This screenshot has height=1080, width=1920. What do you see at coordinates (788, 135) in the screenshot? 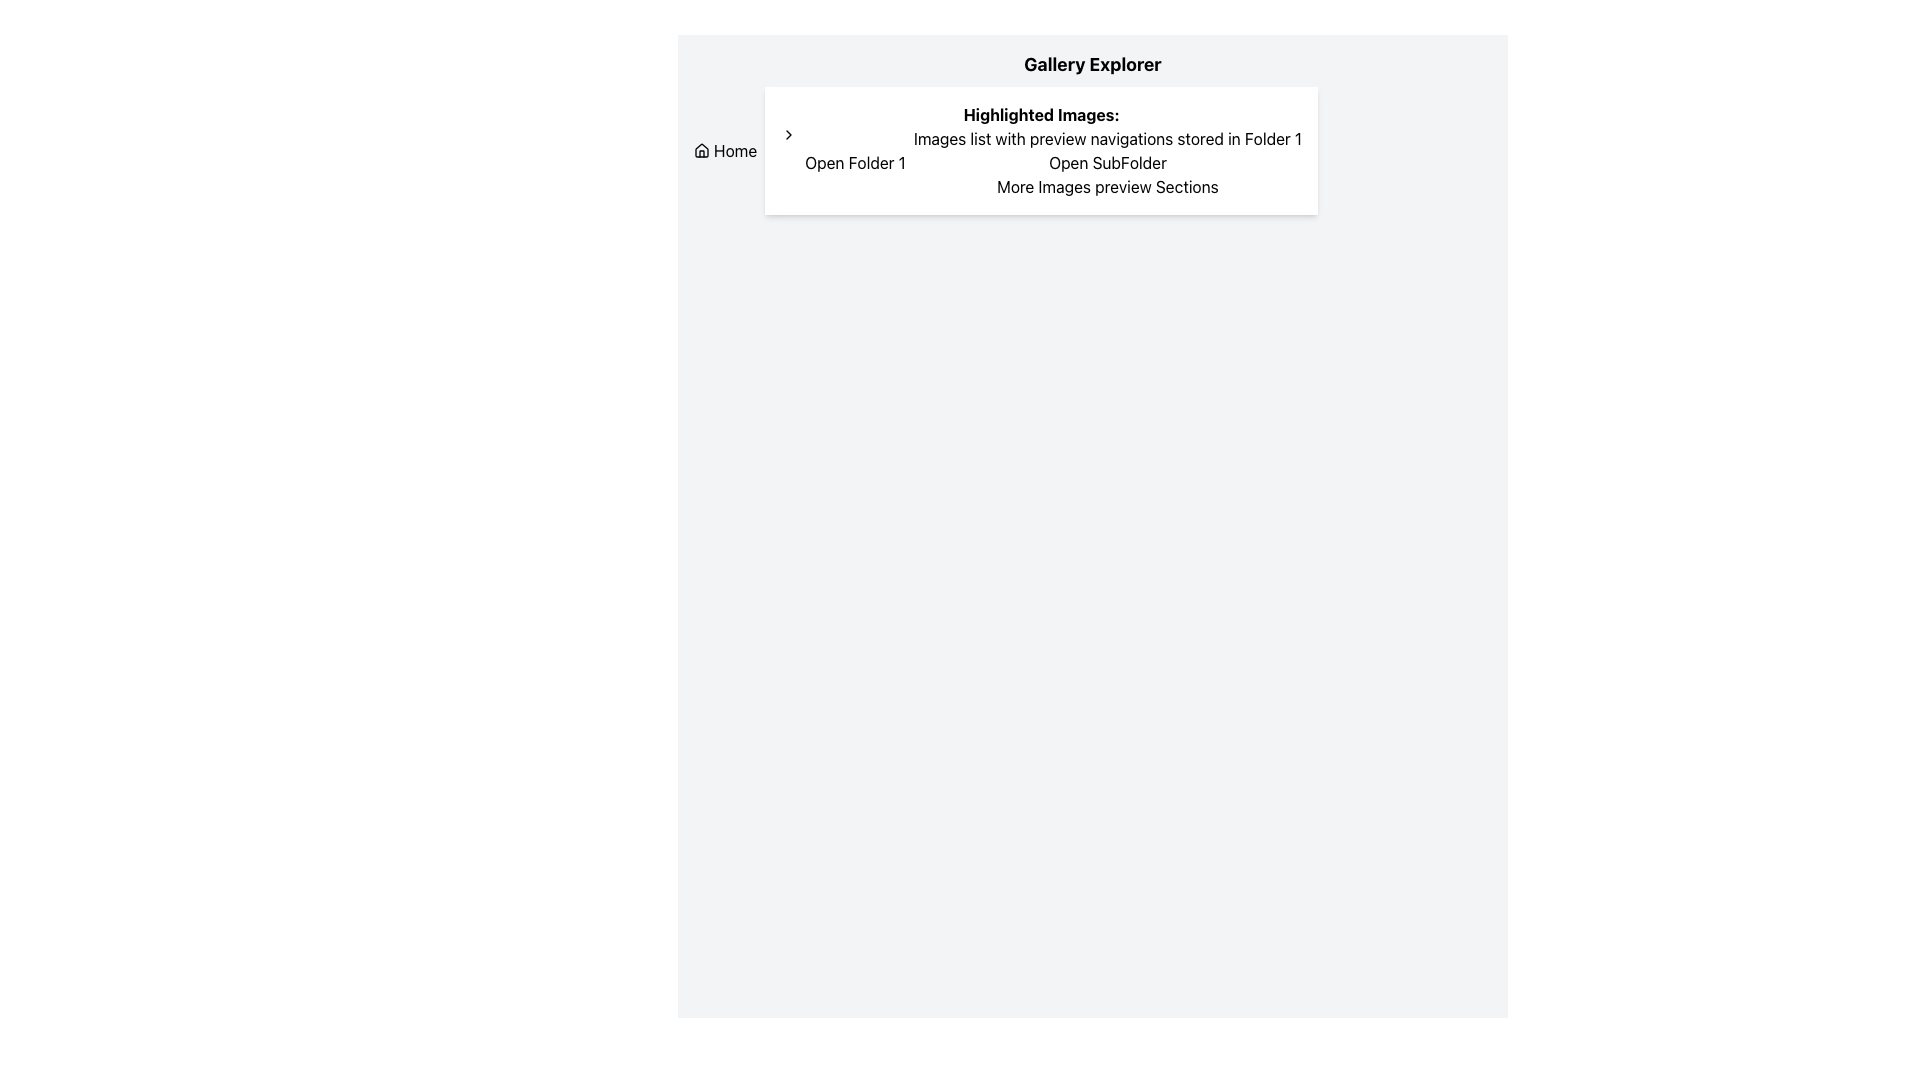
I see `the navigational icon located at the far left of the folder structure interface, which serves as an indicator or toggle for expanding or navigating to another view` at bounding box center [788, 135].